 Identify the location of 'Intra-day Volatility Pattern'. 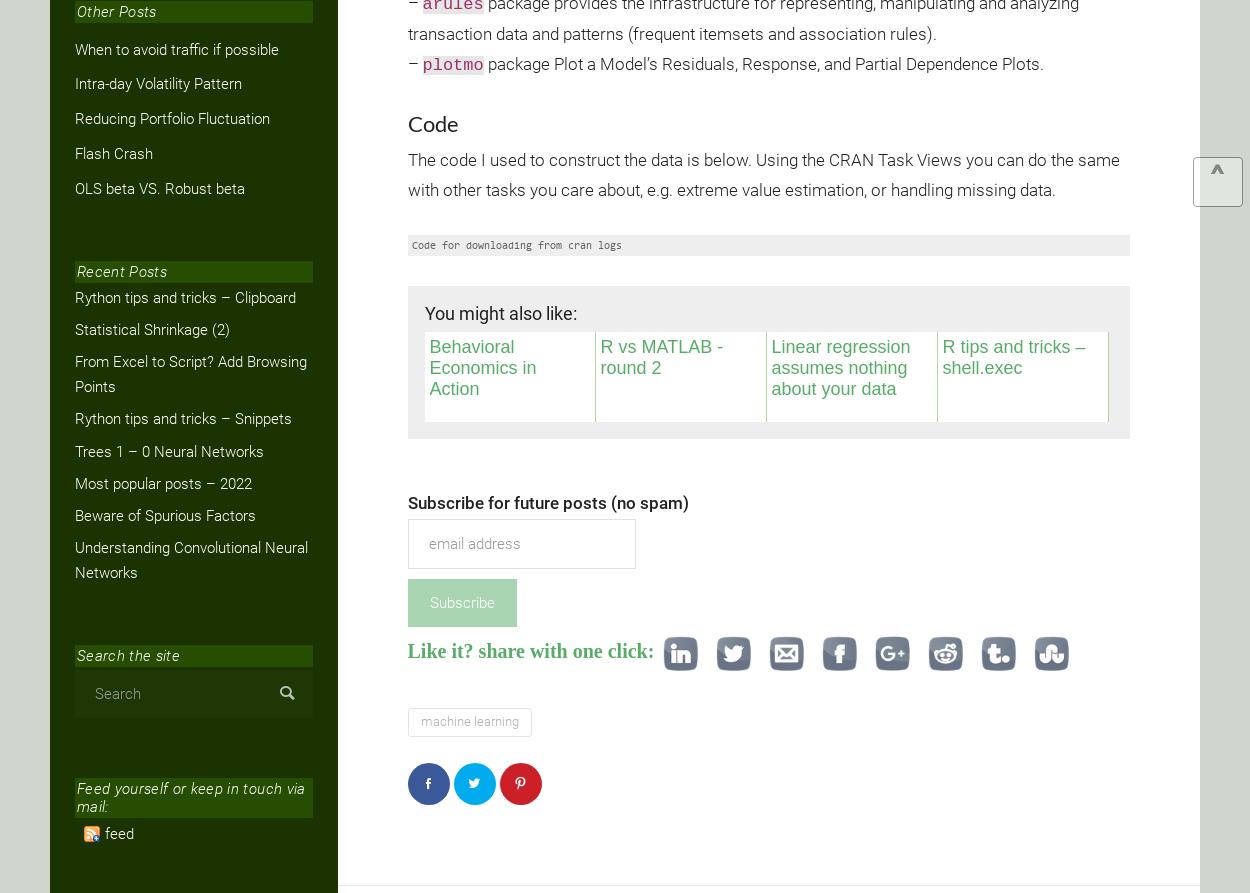
(158, 84).